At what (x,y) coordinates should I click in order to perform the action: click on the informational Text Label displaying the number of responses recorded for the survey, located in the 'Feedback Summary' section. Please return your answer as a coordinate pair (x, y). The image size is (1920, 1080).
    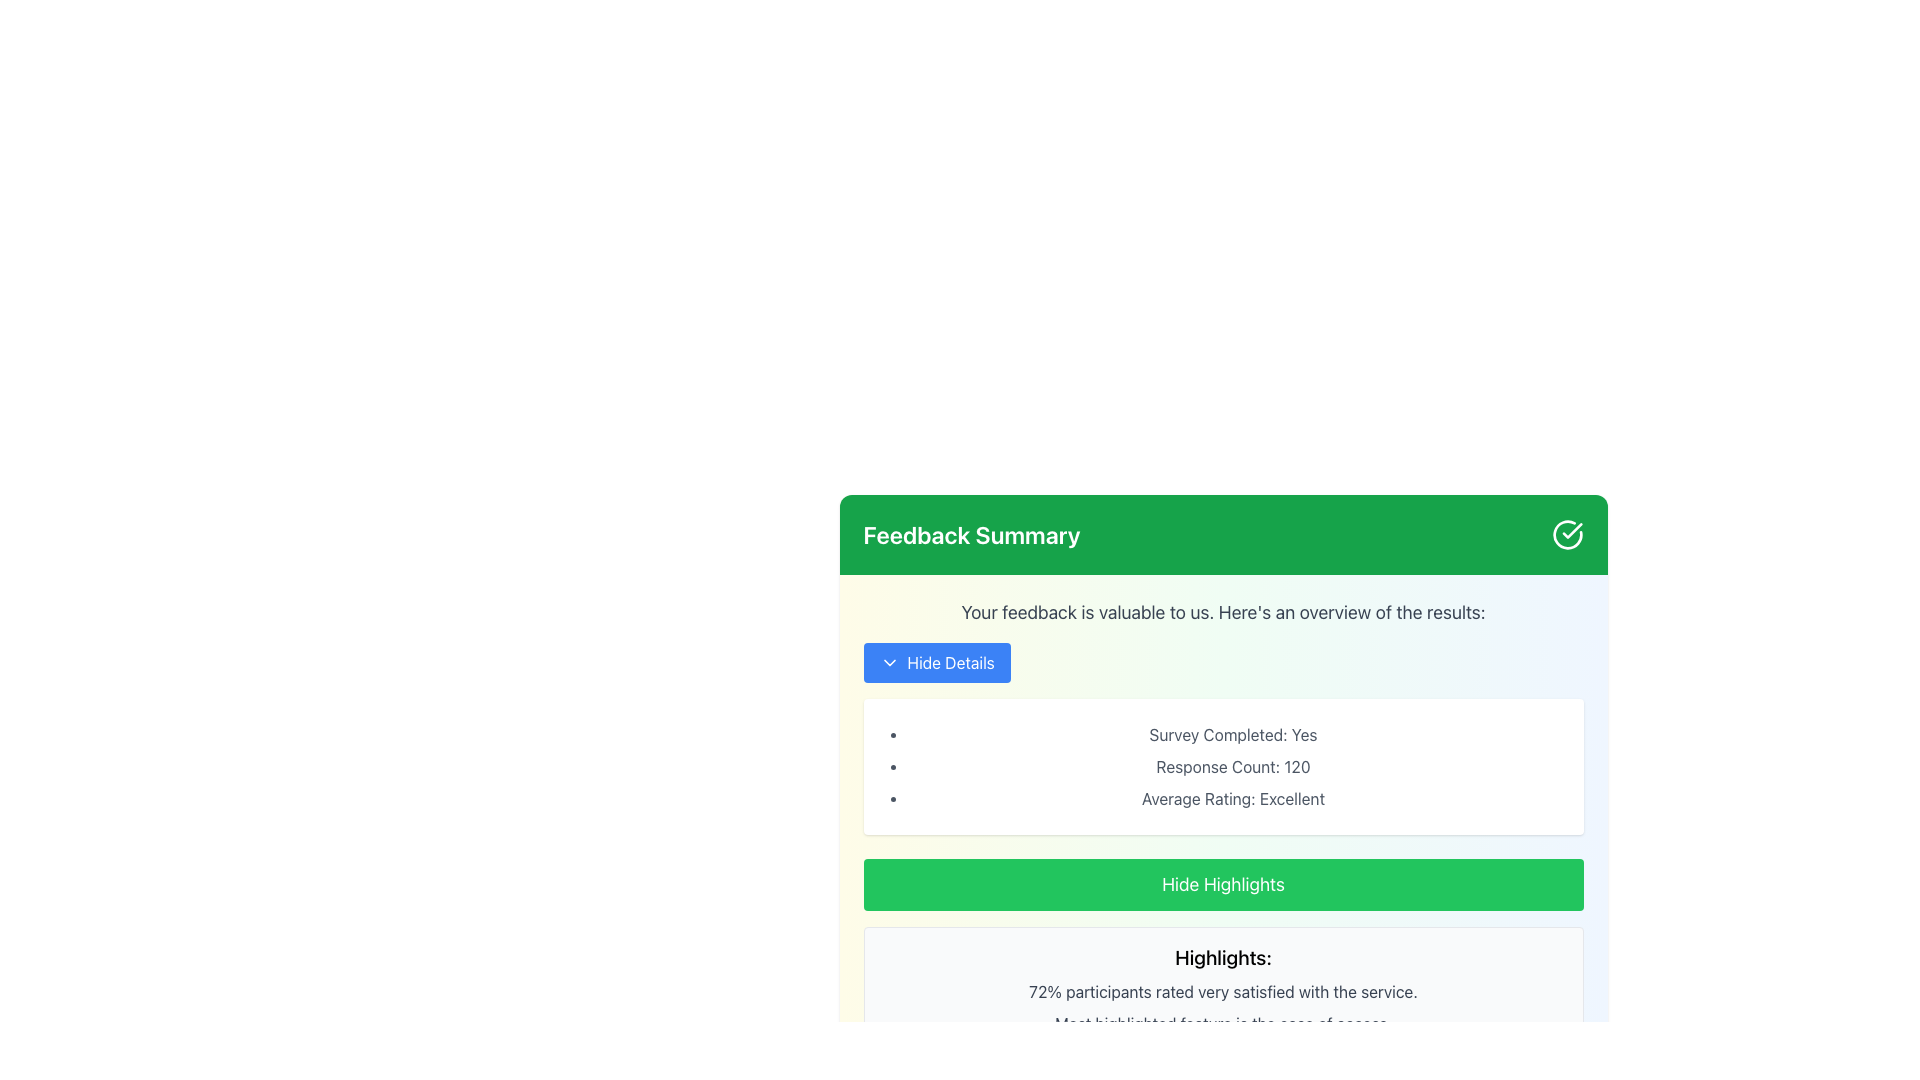
    Looking at the image, I should click on (1232, 766).